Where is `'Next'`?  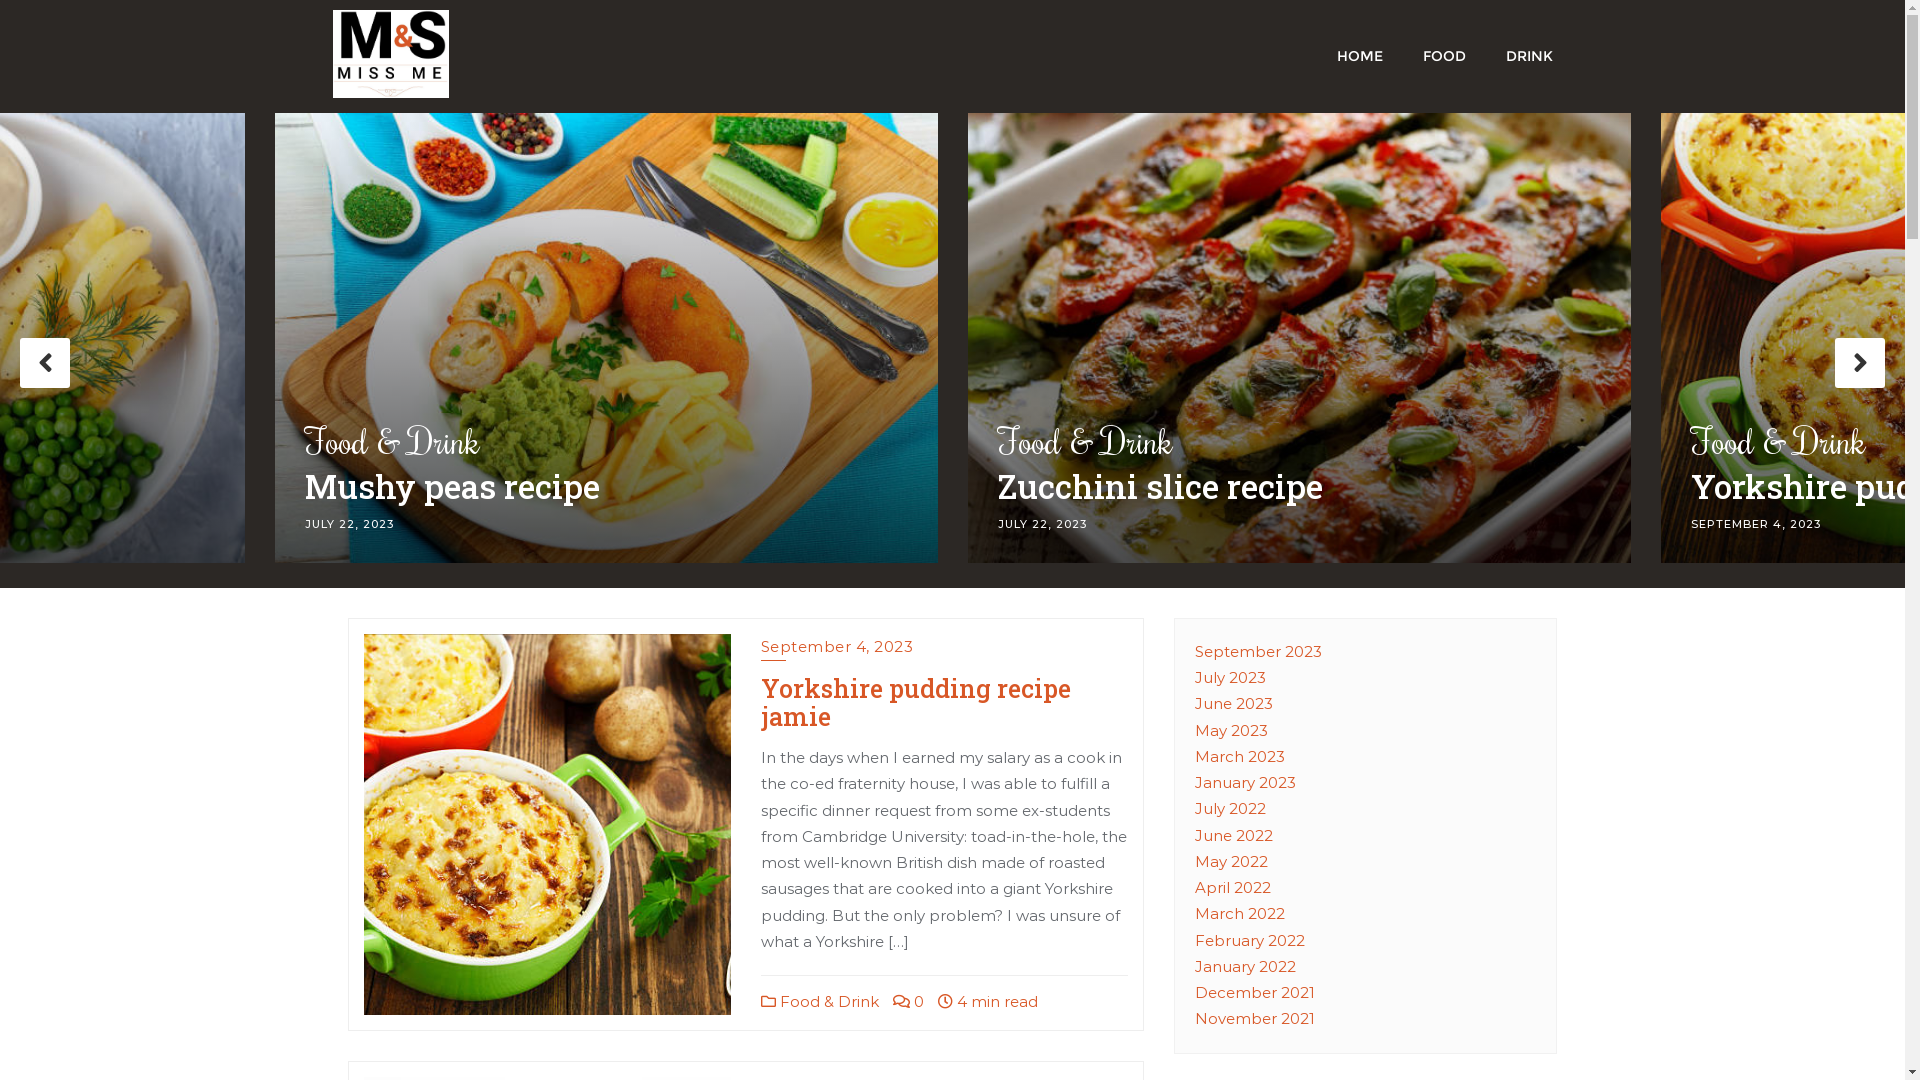
'Next' is located at coordinates (1859, 362).